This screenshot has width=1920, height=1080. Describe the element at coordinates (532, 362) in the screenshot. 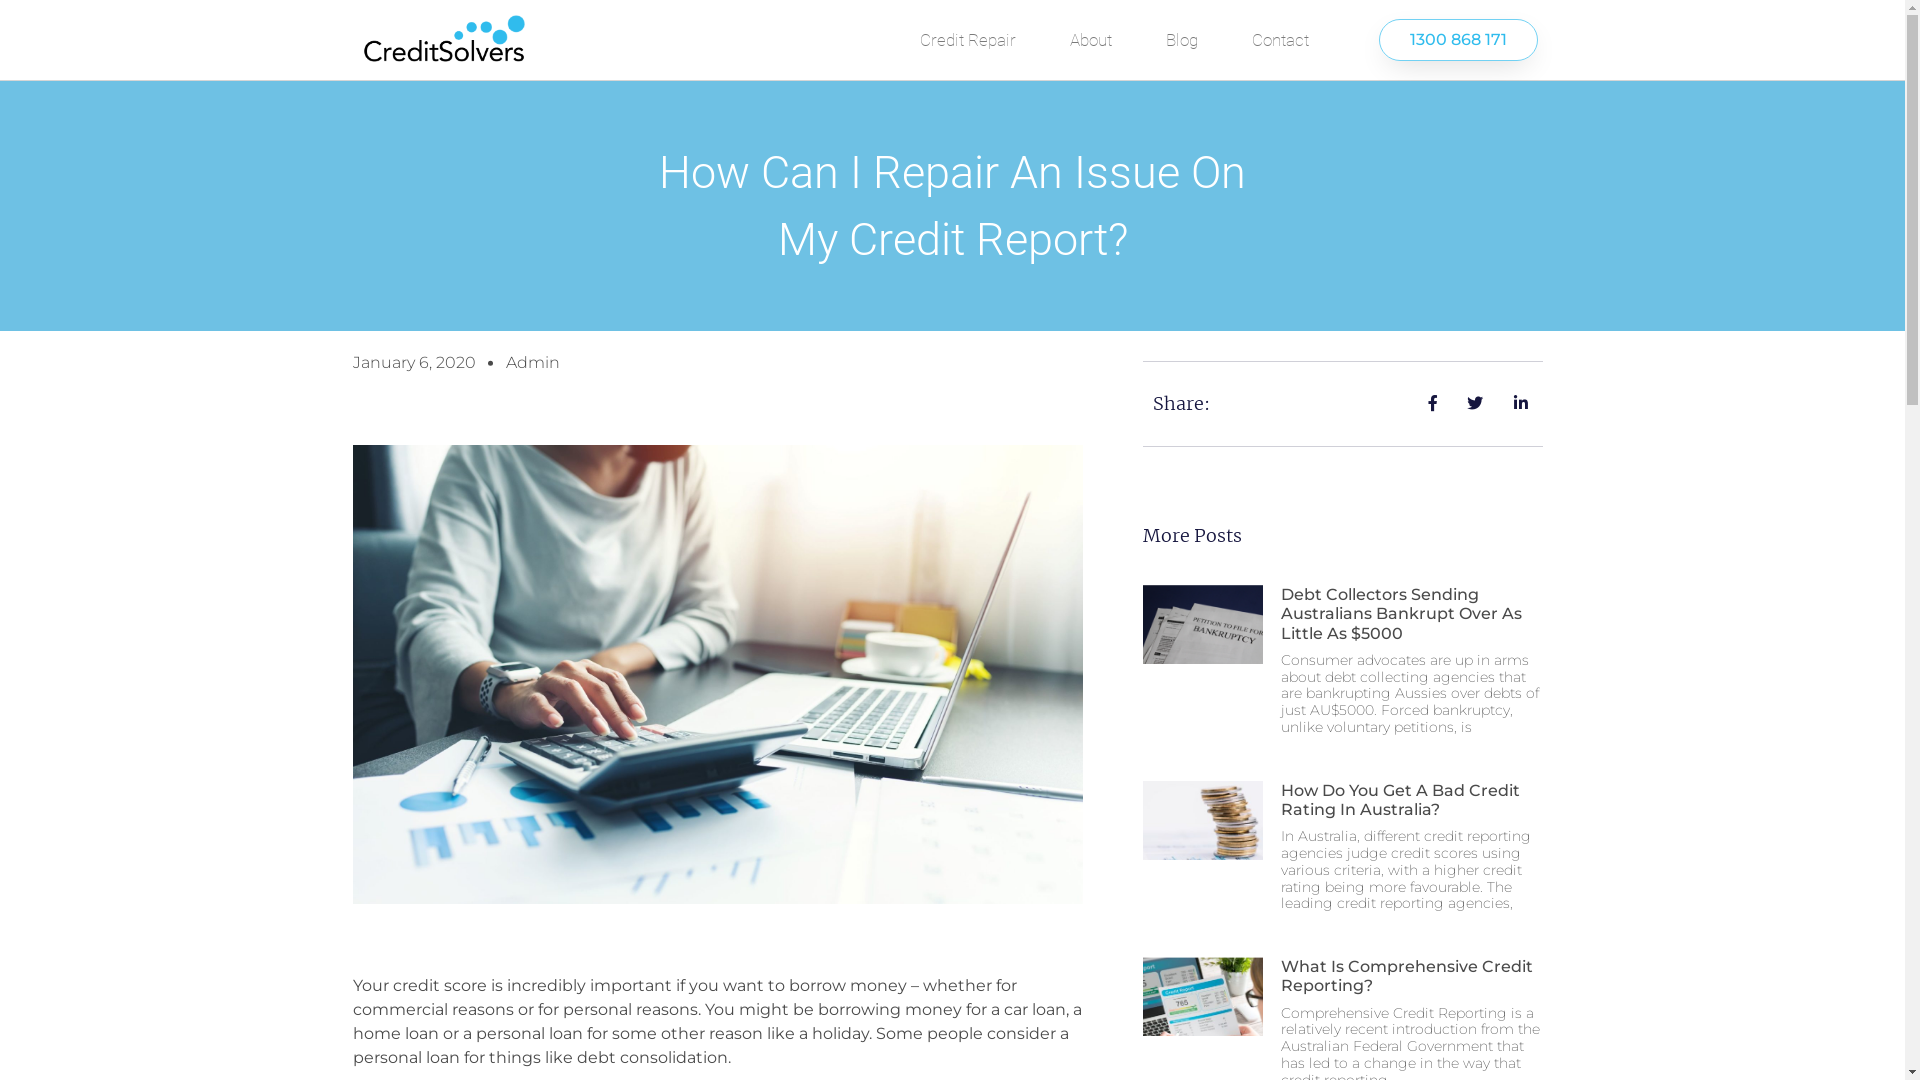

I see `'Admin'` at that location.